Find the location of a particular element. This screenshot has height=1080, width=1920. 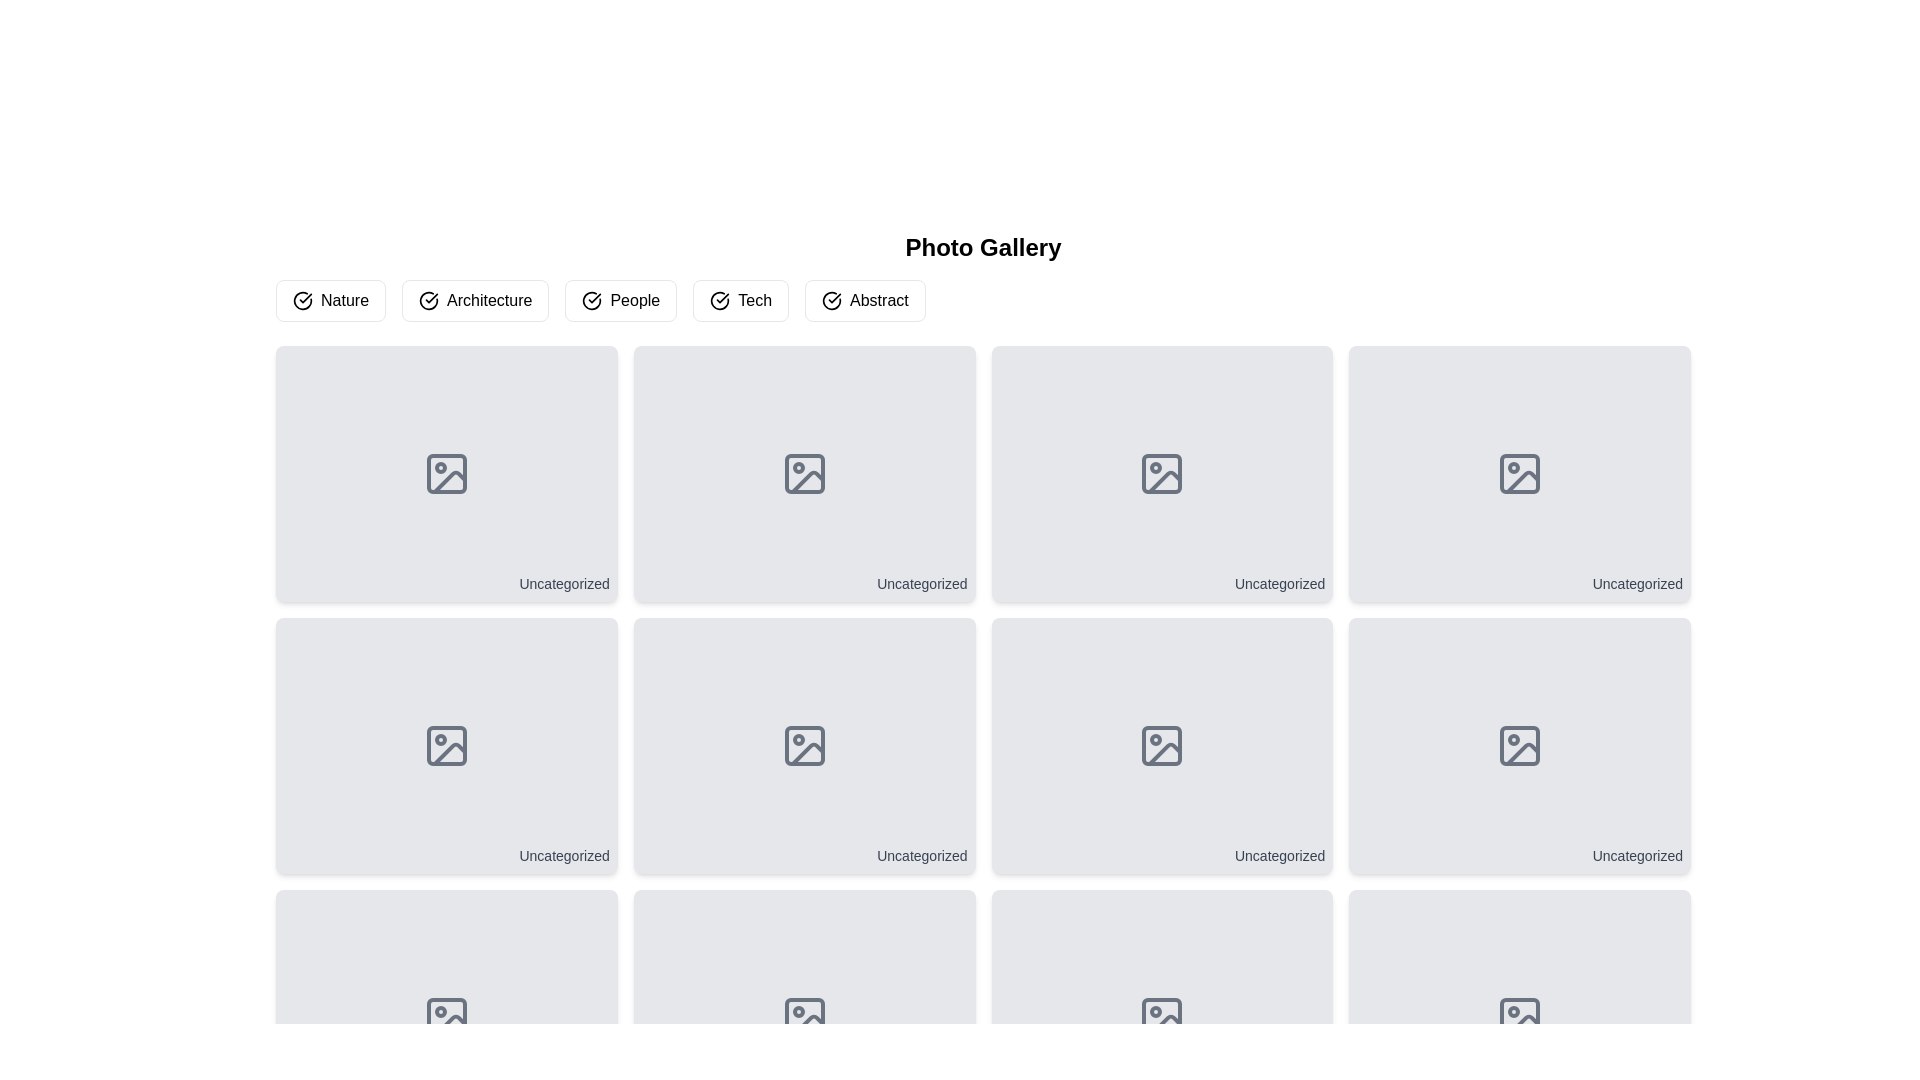

the visual indicator icon representing an image placeholder located in the bottom right corner of the 'Uncategorized' card element is located at coordinates (1520, 745).